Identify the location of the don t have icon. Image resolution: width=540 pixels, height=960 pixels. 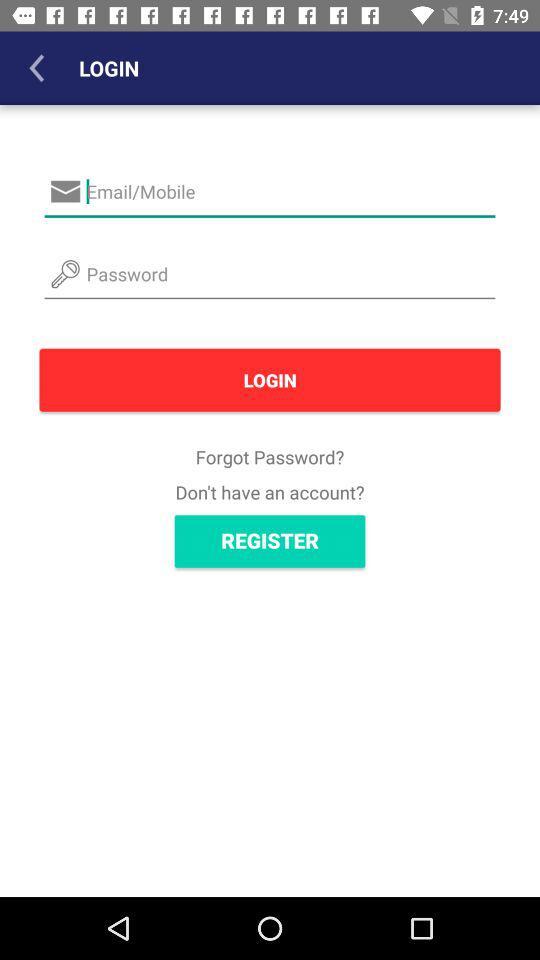
(270, 491).